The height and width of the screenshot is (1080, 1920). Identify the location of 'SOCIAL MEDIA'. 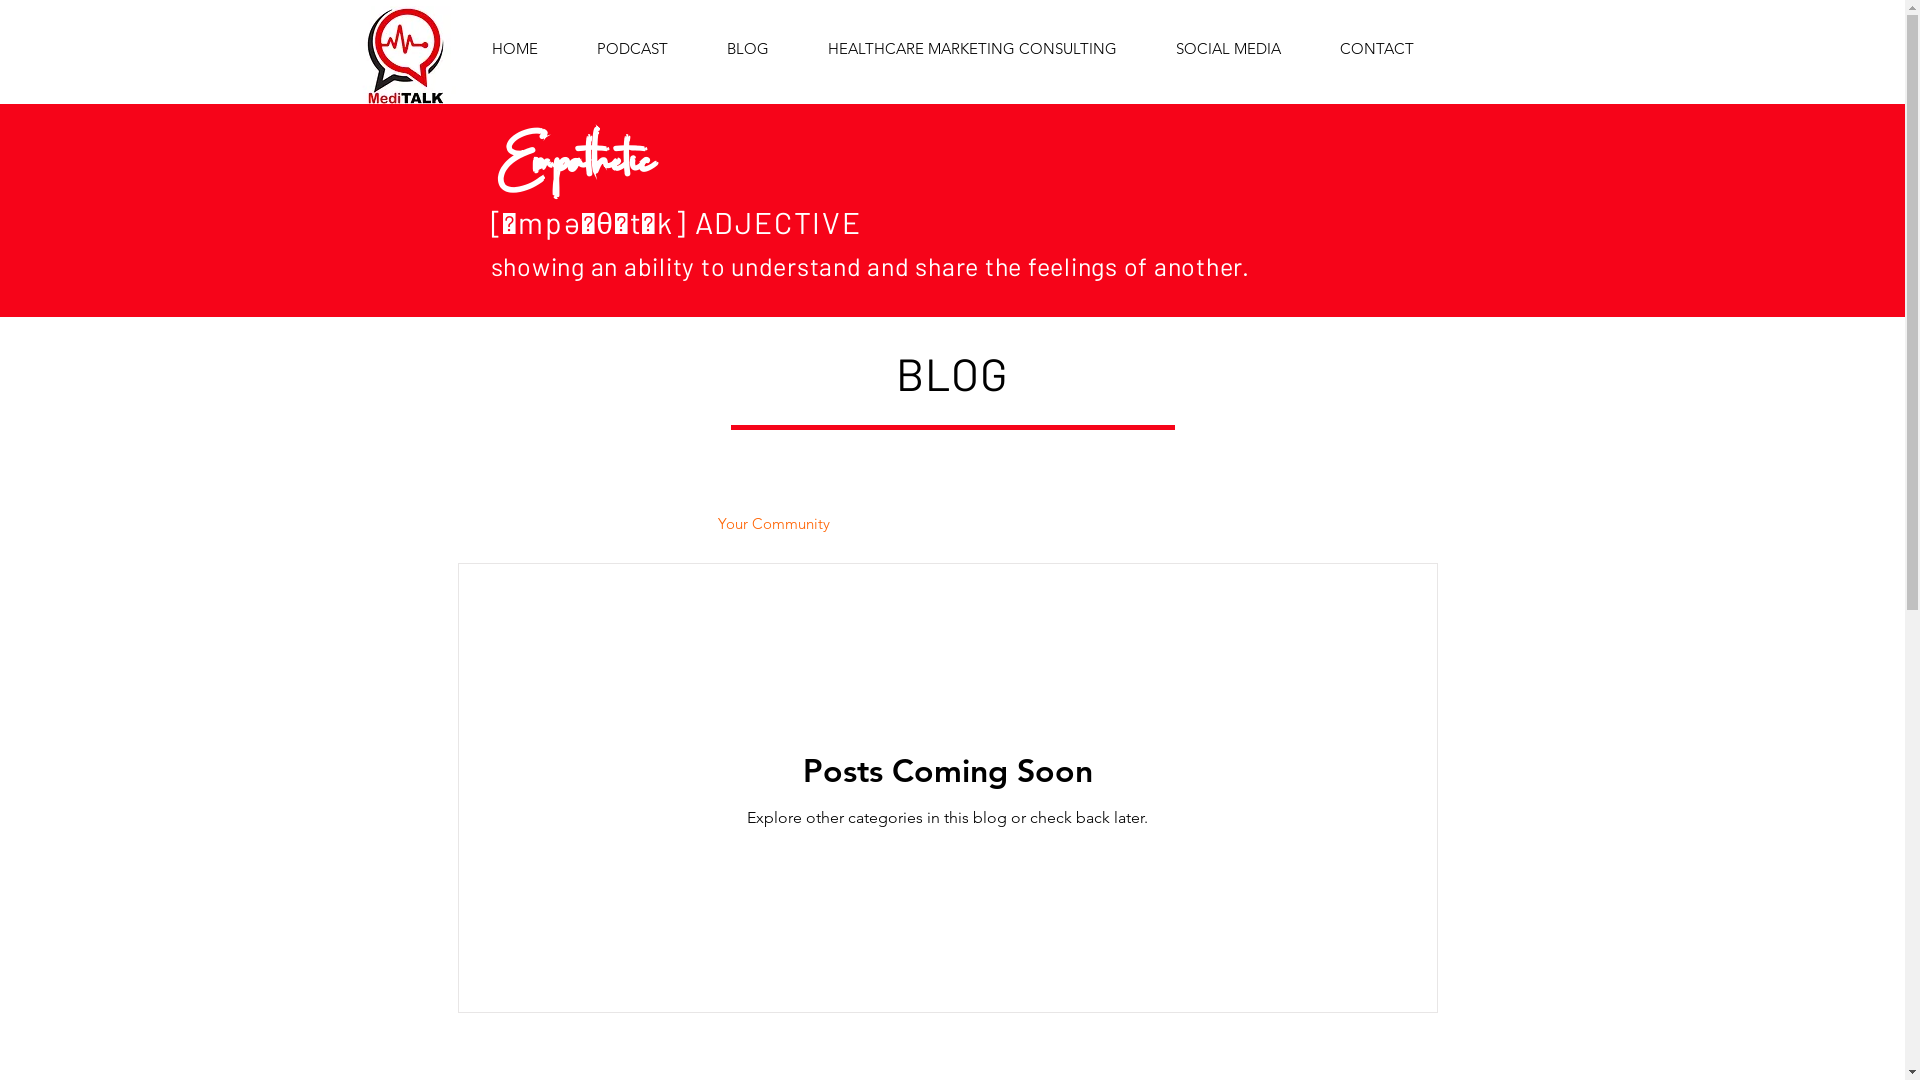
(1227, 48).